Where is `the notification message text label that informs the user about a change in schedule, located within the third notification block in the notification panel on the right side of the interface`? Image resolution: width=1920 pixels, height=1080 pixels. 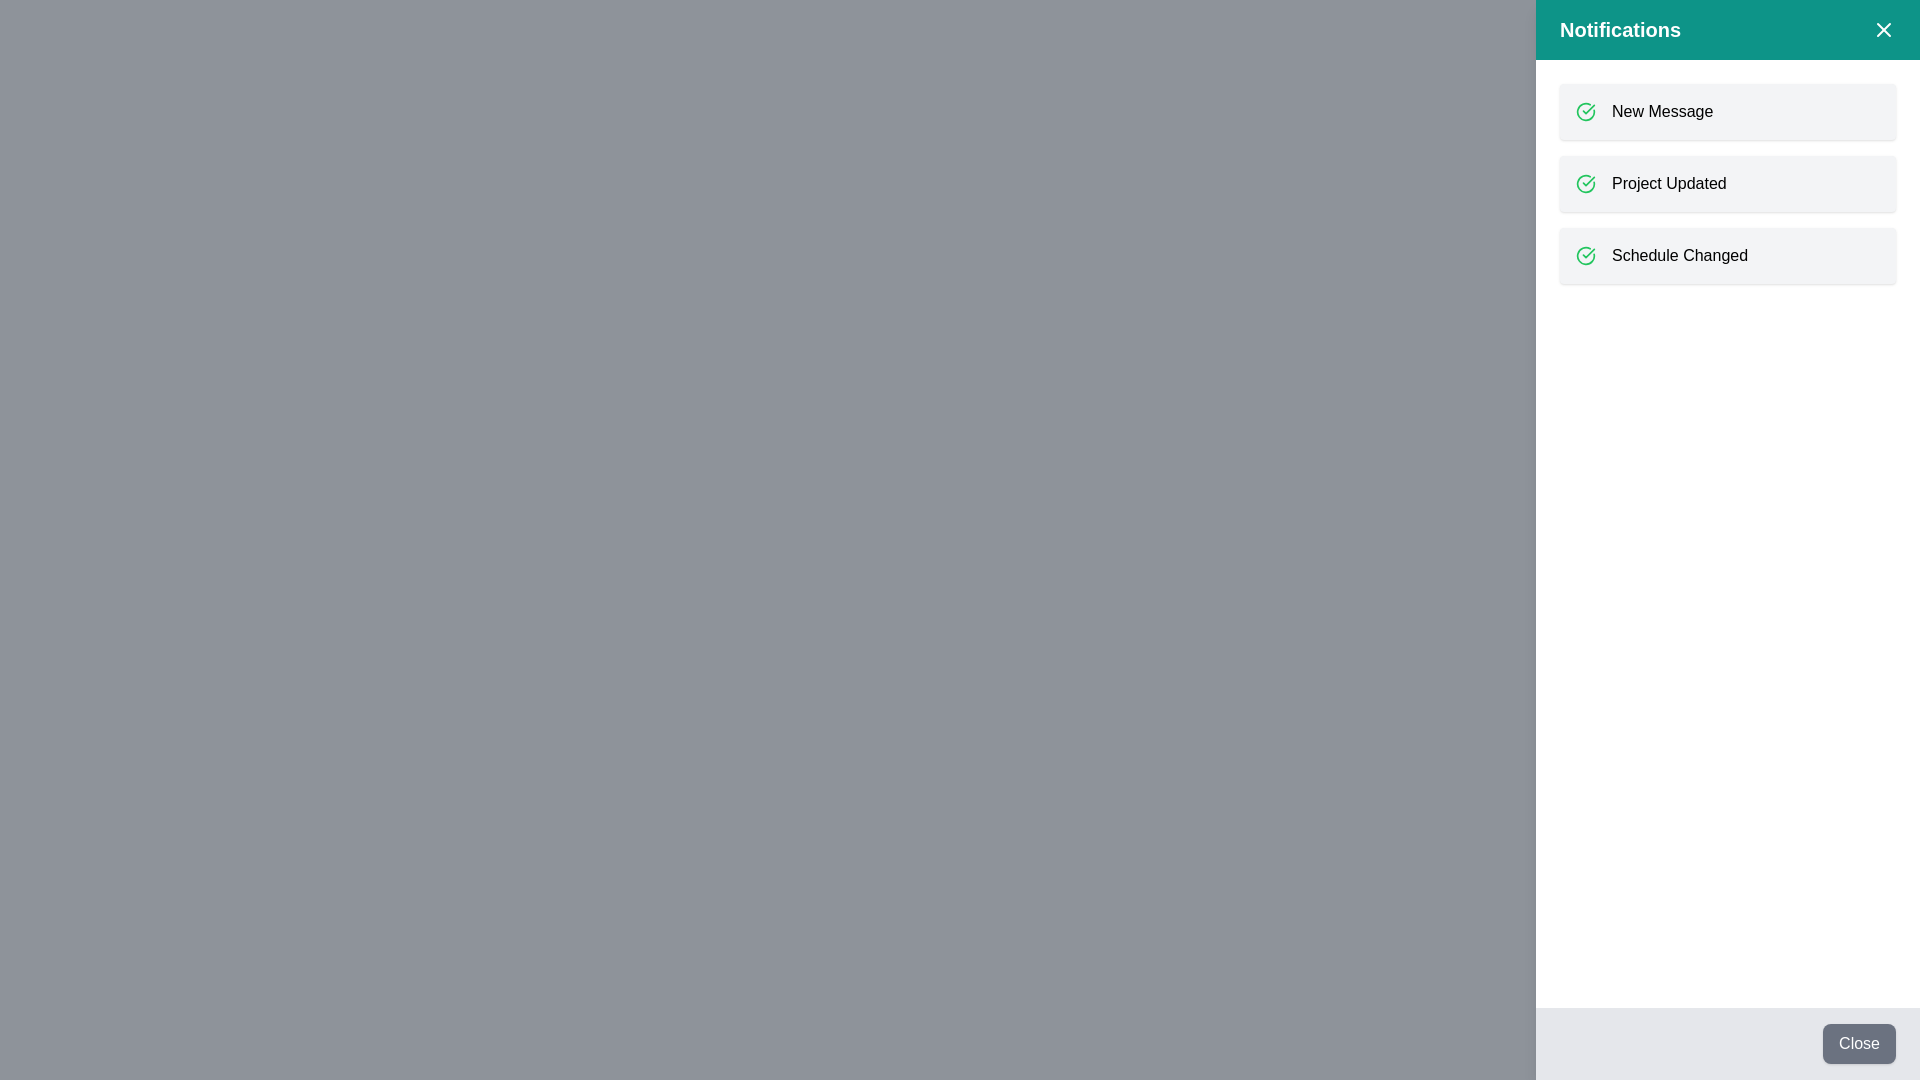
the notification message text label that informs the user about a change in schedule, located within the third notification block in the notification panel on the right side of the interface is located at coordinates (1680, 254).